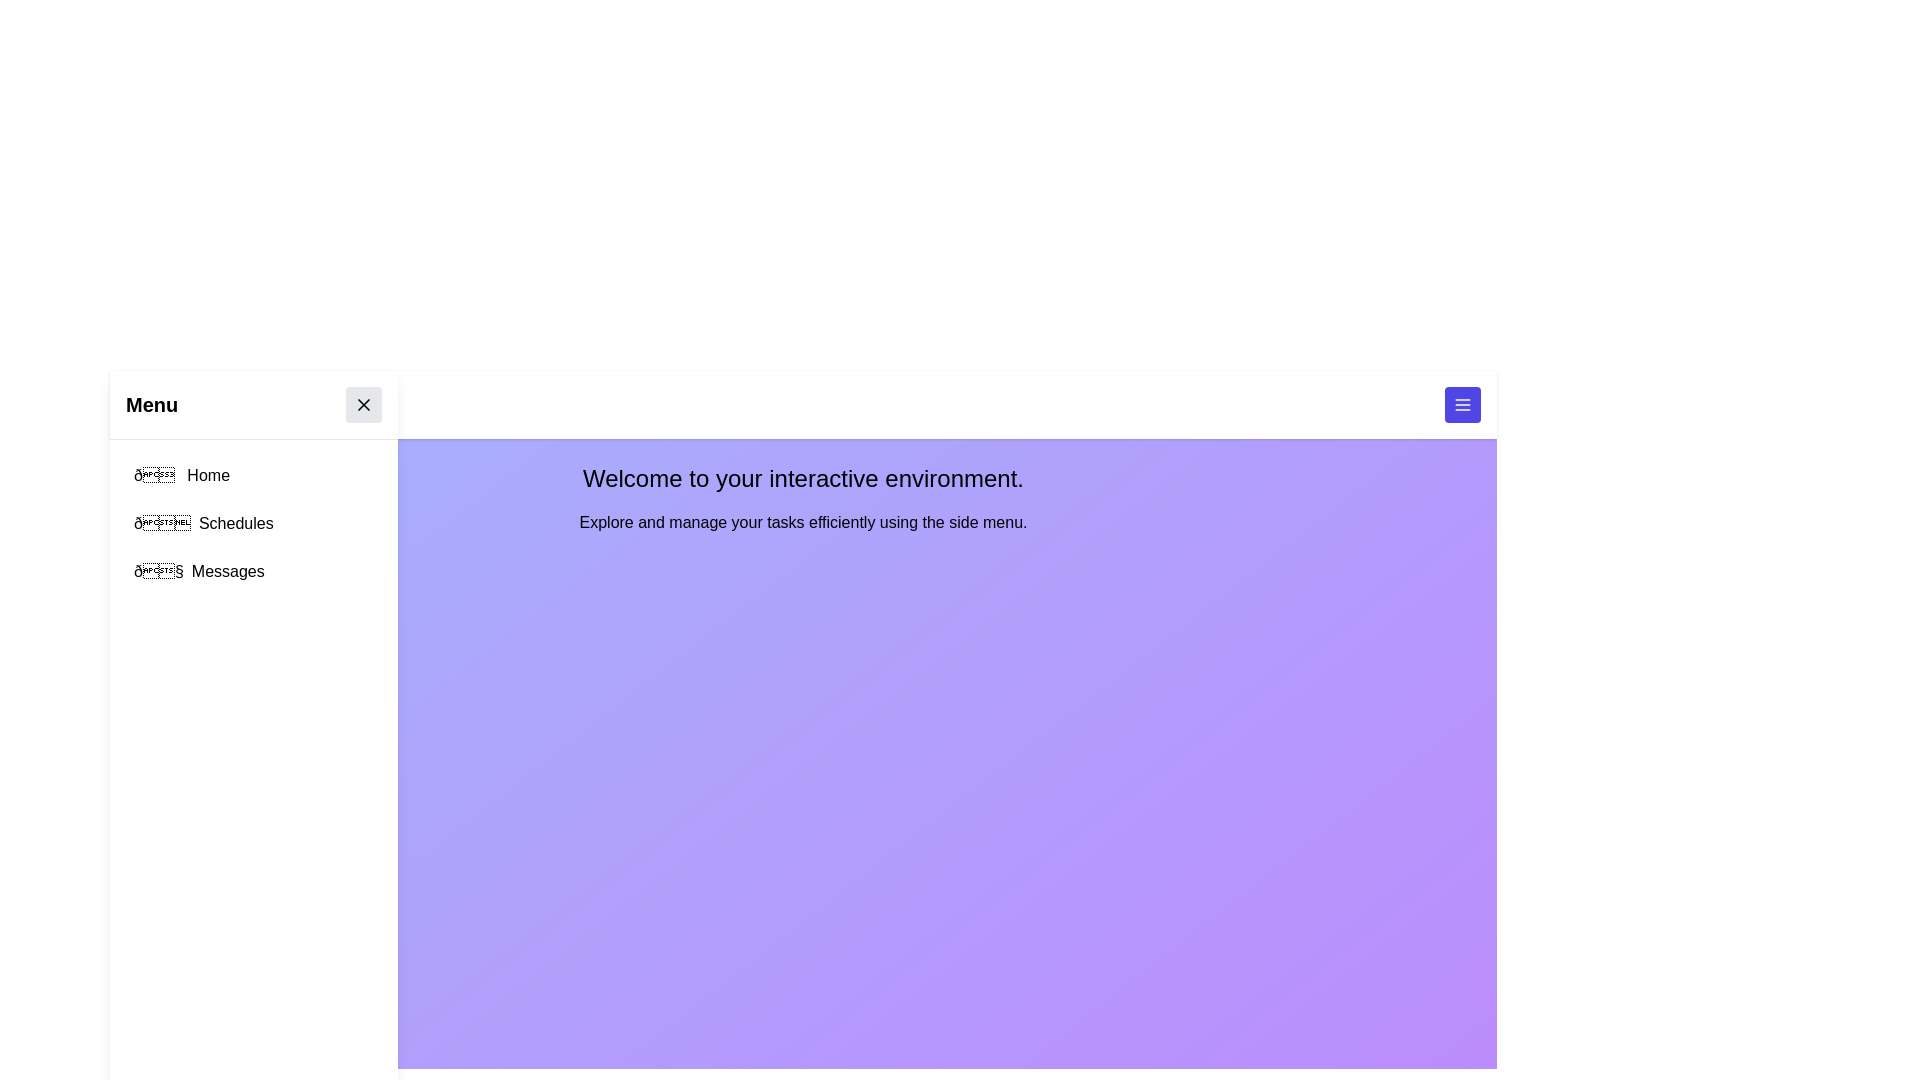 Image resolution: width=1920 pixels, height=1080 pixels. What do you see at coordinates (364, 405) in the screenshot?
I see `the 'X' icon within the rounded square button located at the top-right of the sidebar menu` at bounding box center [364, 405].